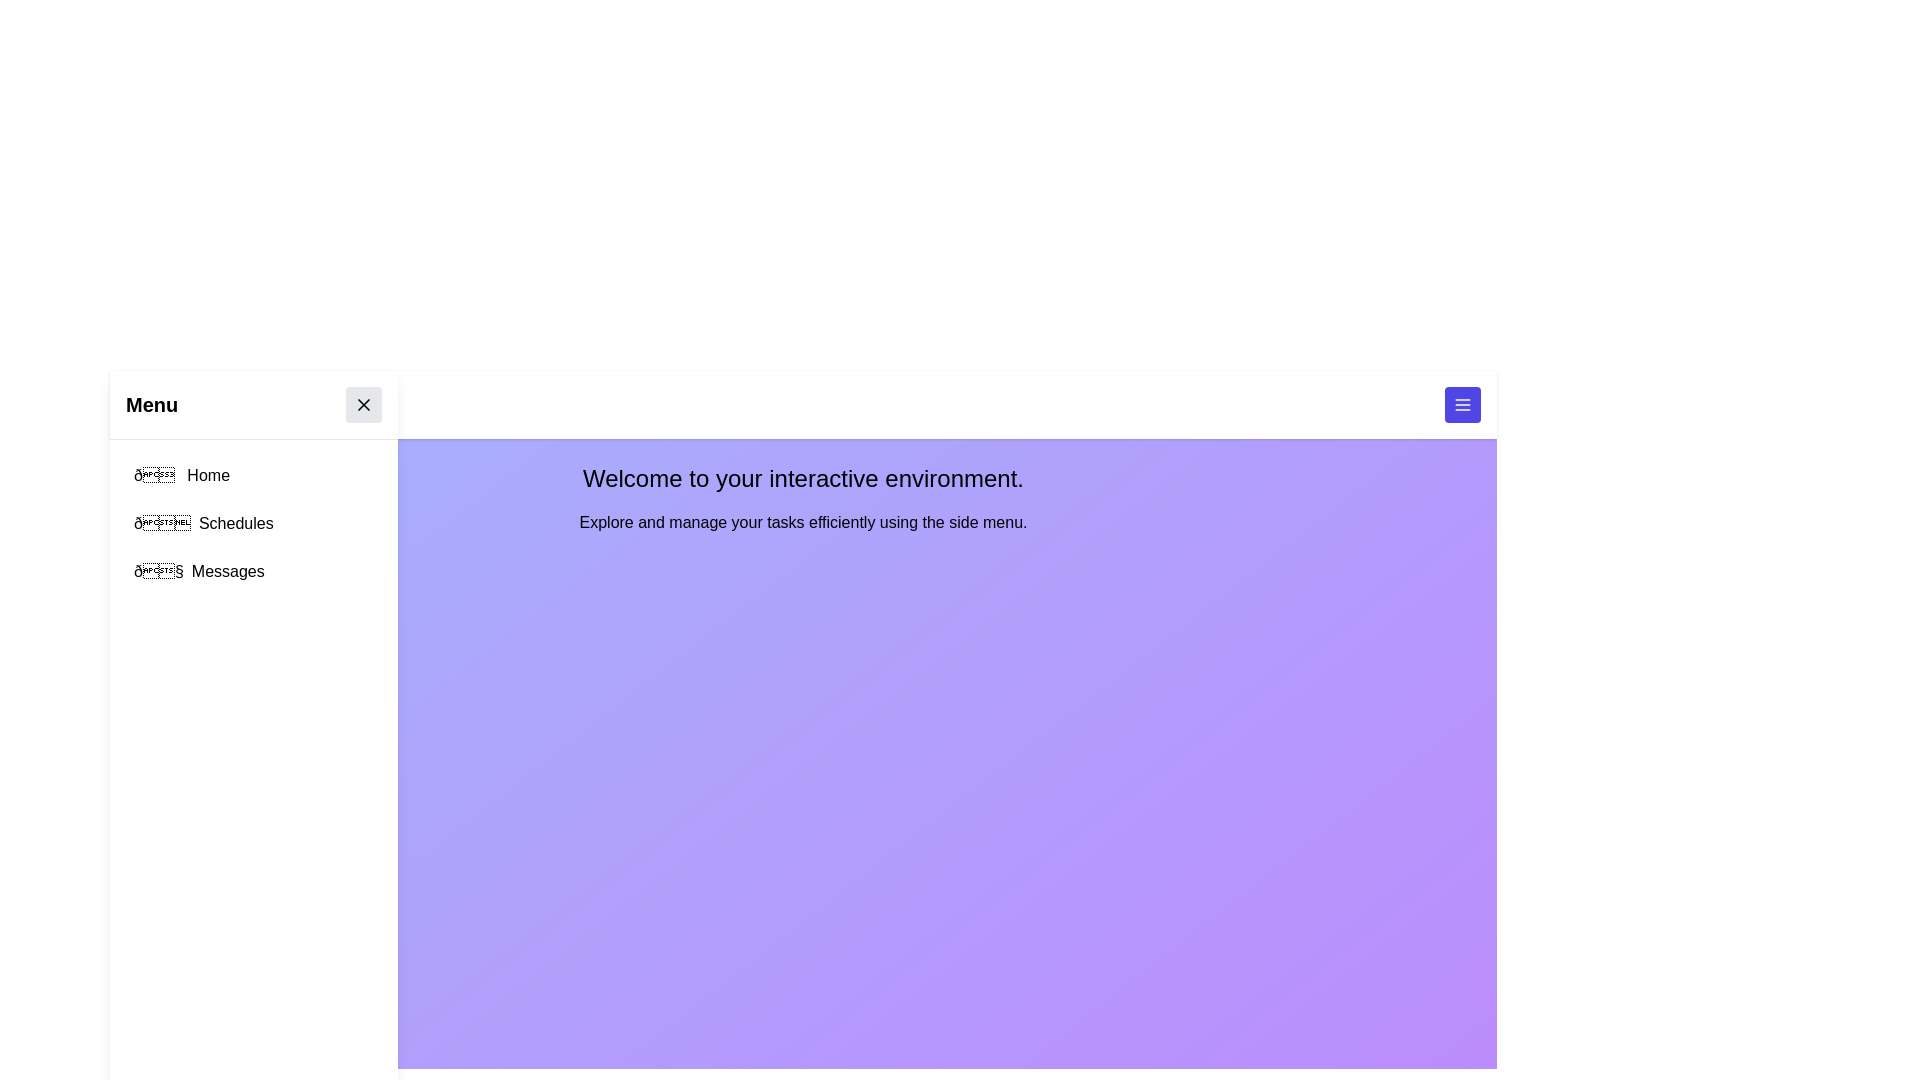 Image resolution: width=1920 pixels, height=1080 pixels. What do you see at coordinates (364, 405) in the screenshot?
I see `the 'X' icon within the rounded square button located at the top-right of the sidebar menu` at bounding box center [364, 405].